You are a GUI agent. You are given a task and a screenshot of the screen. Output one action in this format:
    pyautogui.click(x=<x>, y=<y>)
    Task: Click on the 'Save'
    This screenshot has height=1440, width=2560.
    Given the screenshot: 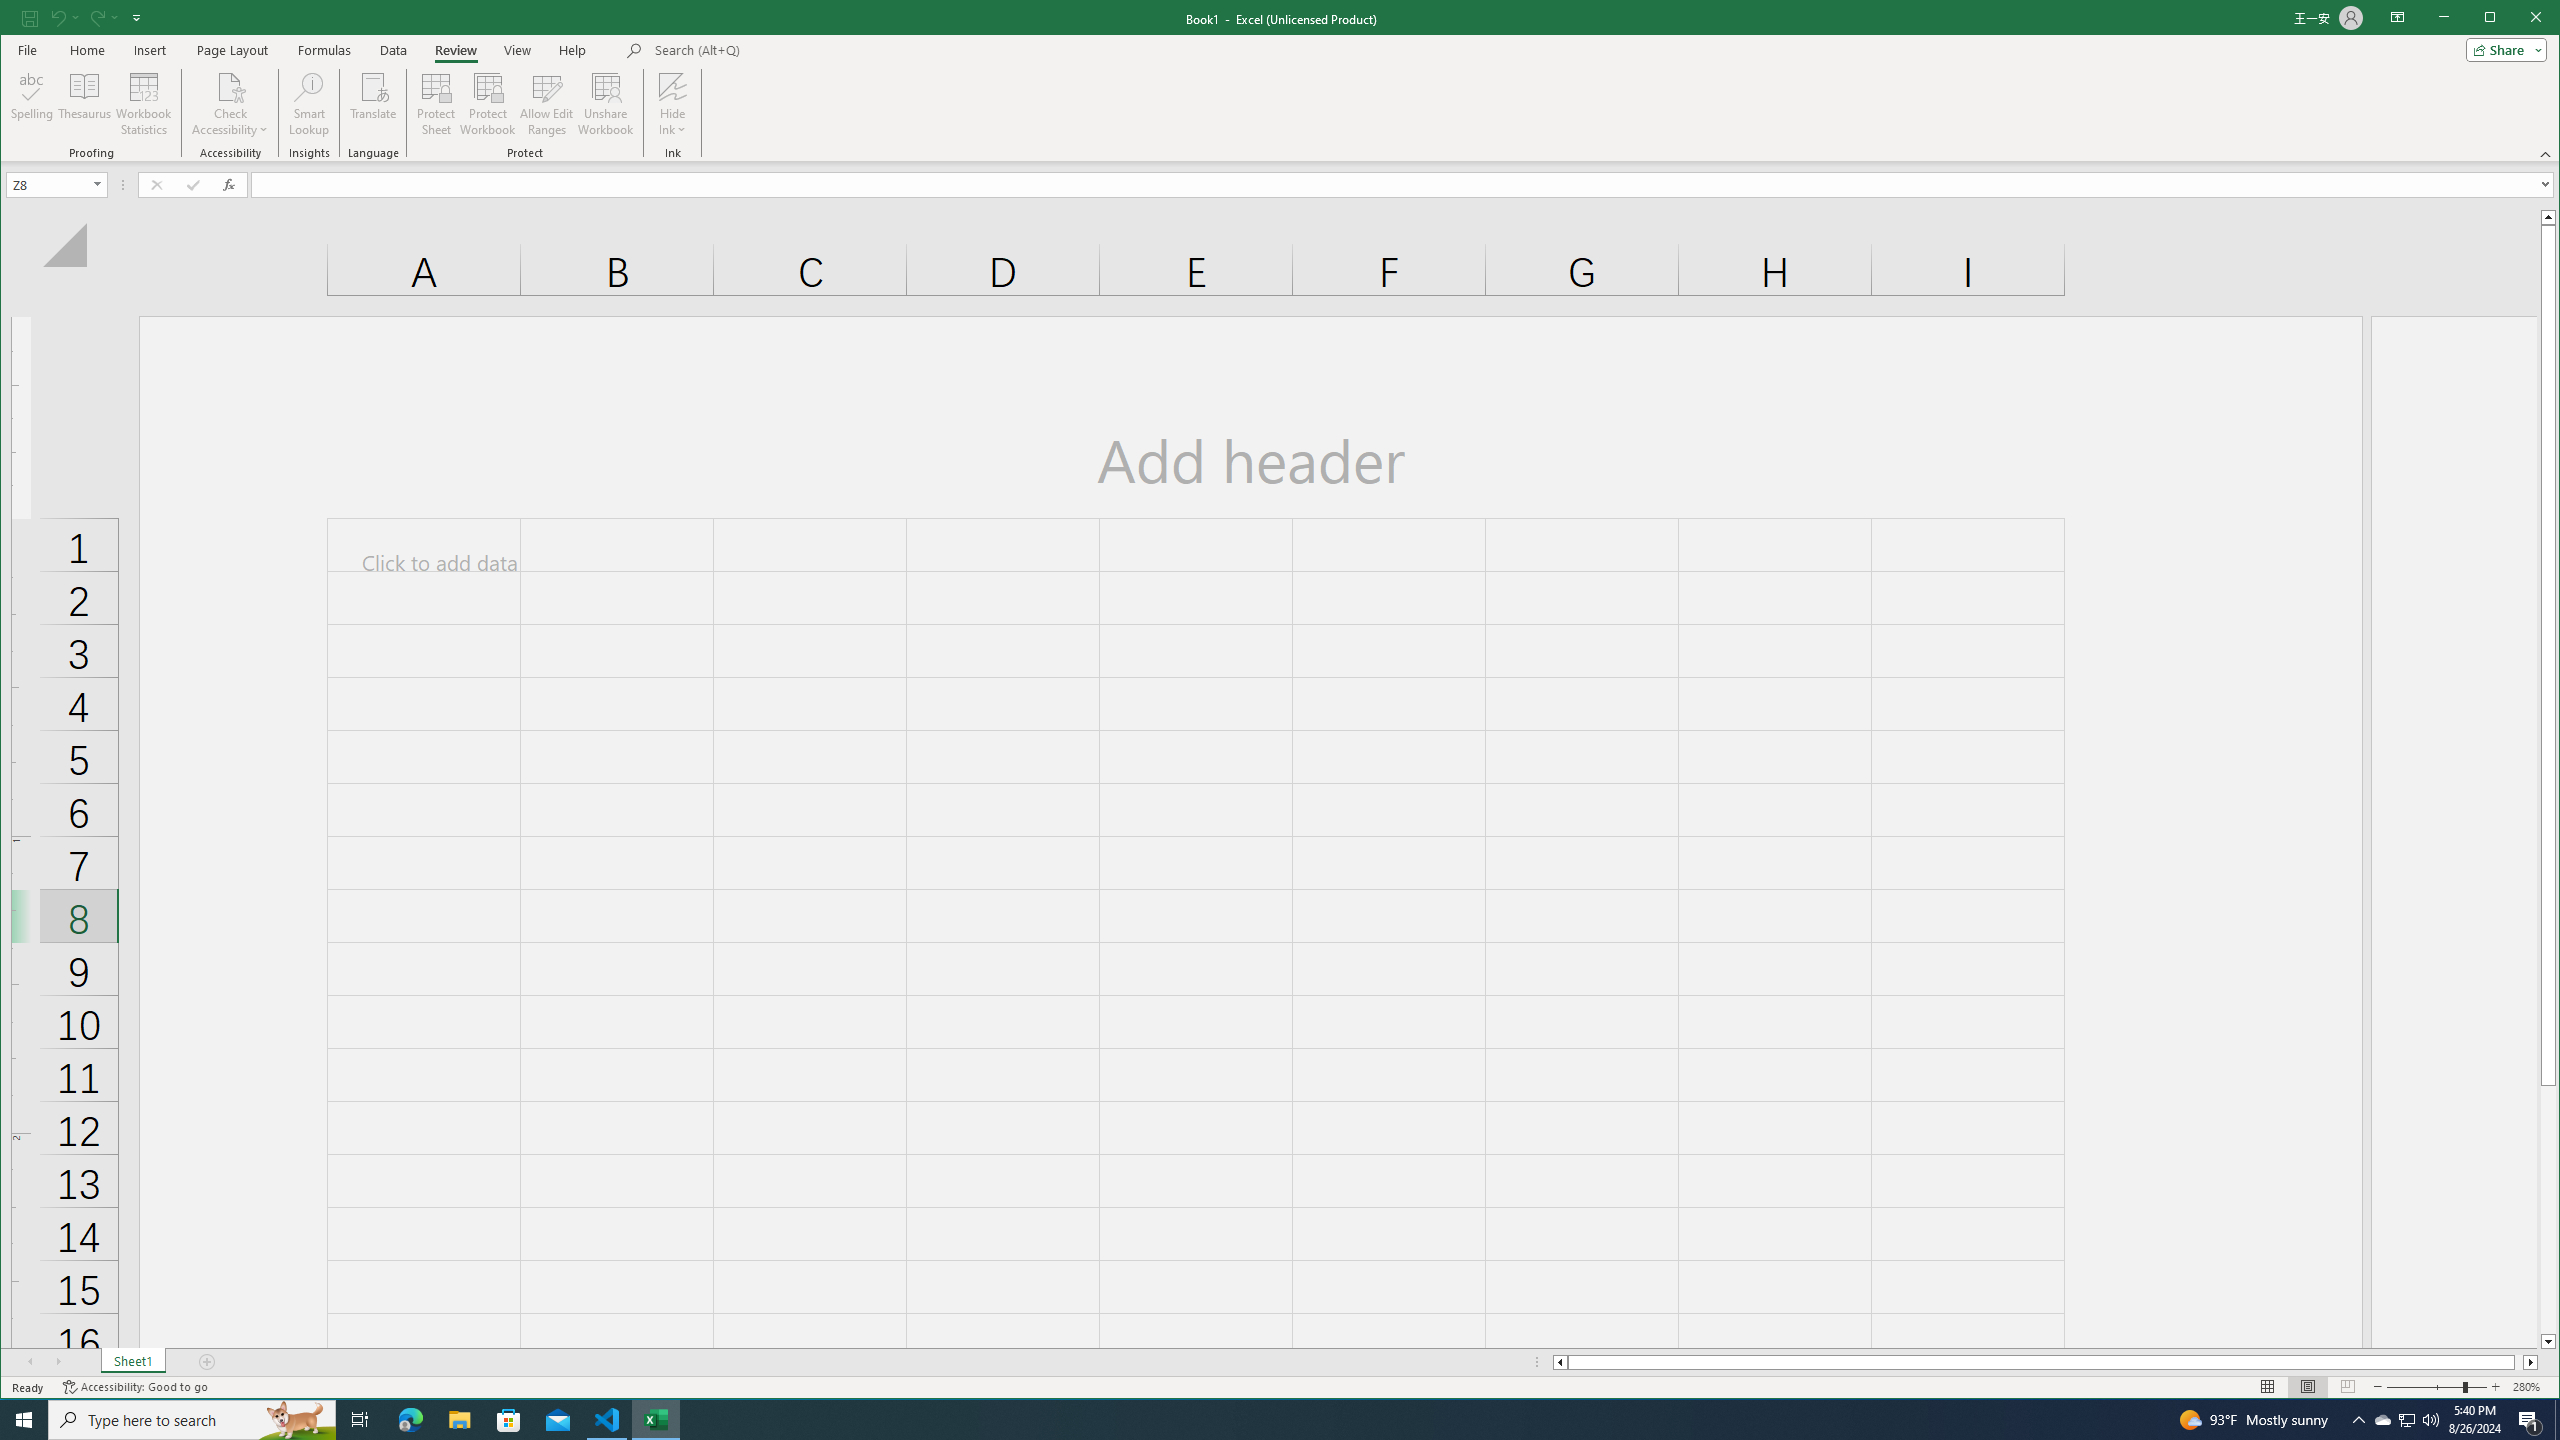 What is the action you would take?
    pyautogui.click(x=28, y=16)
    